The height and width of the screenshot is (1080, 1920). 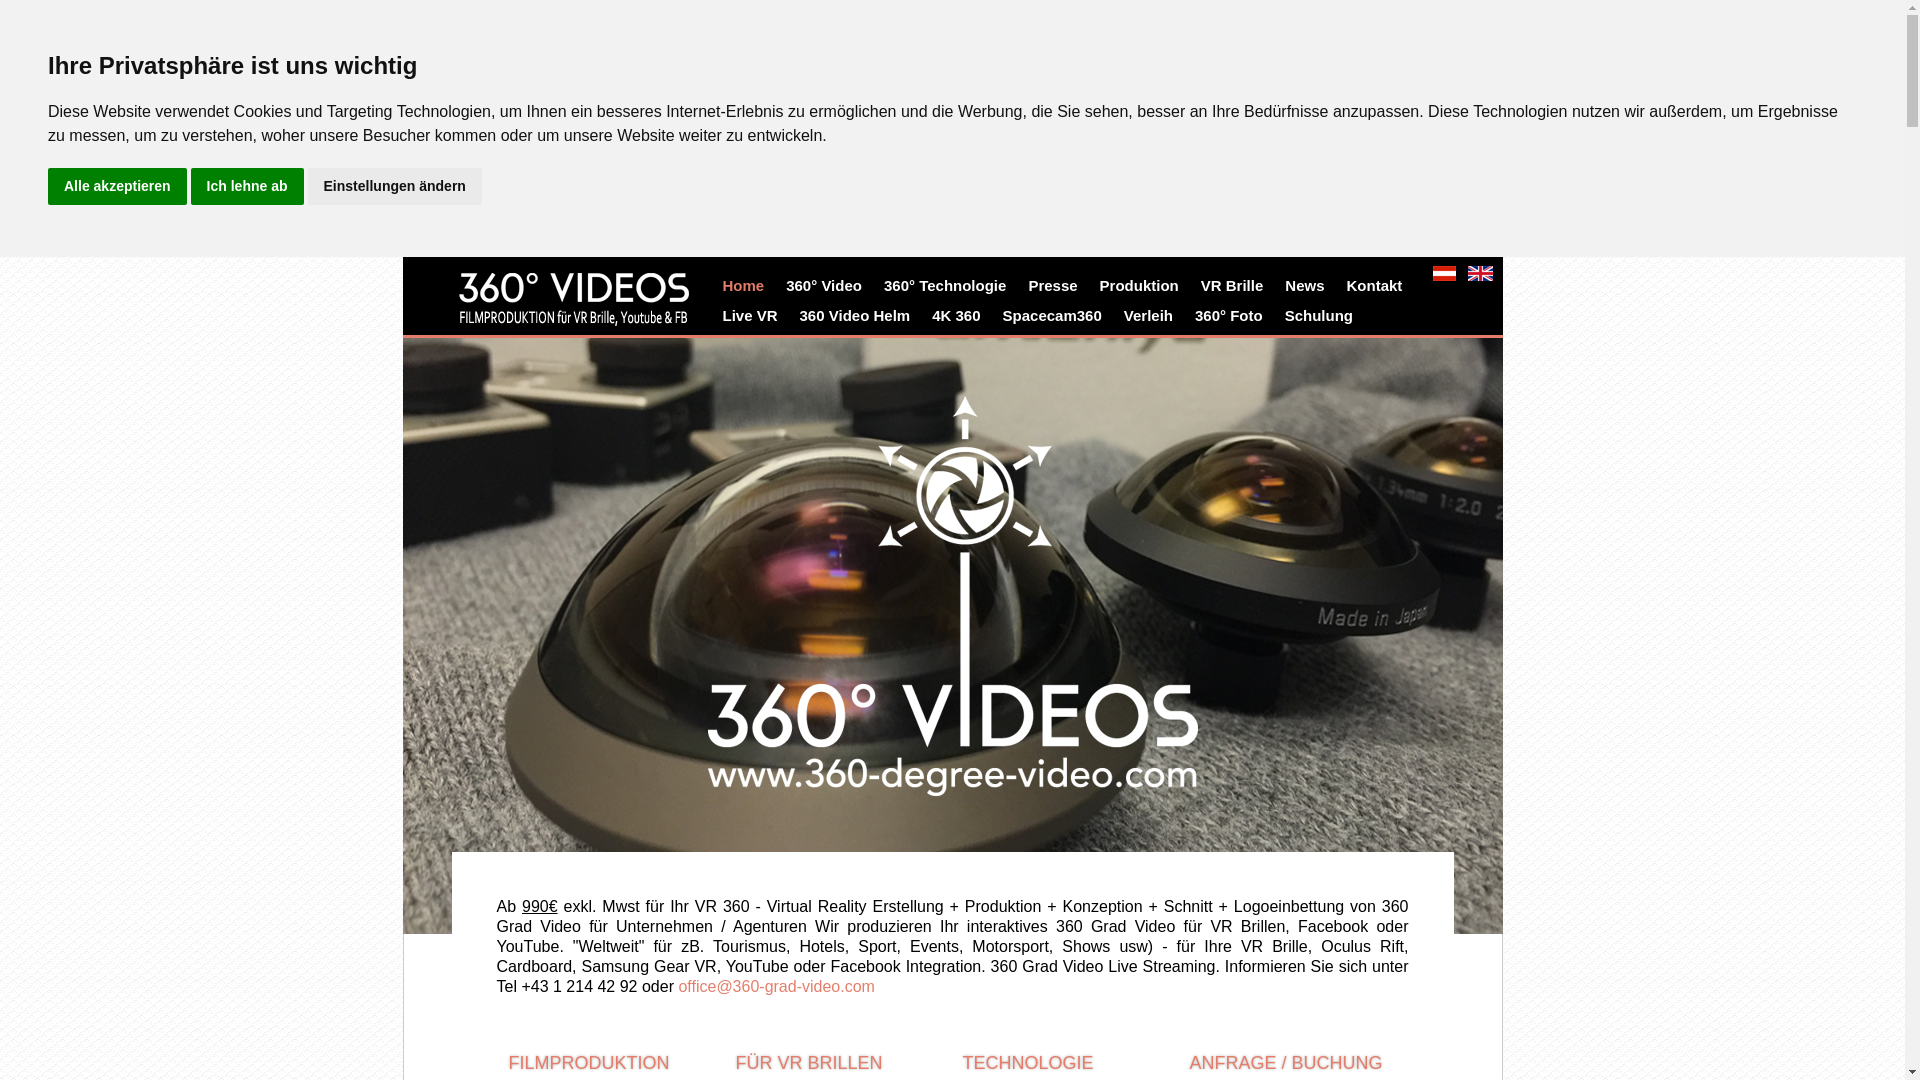 I want to click on 'office@360-grad-video.com', so click(x=775, y=985).